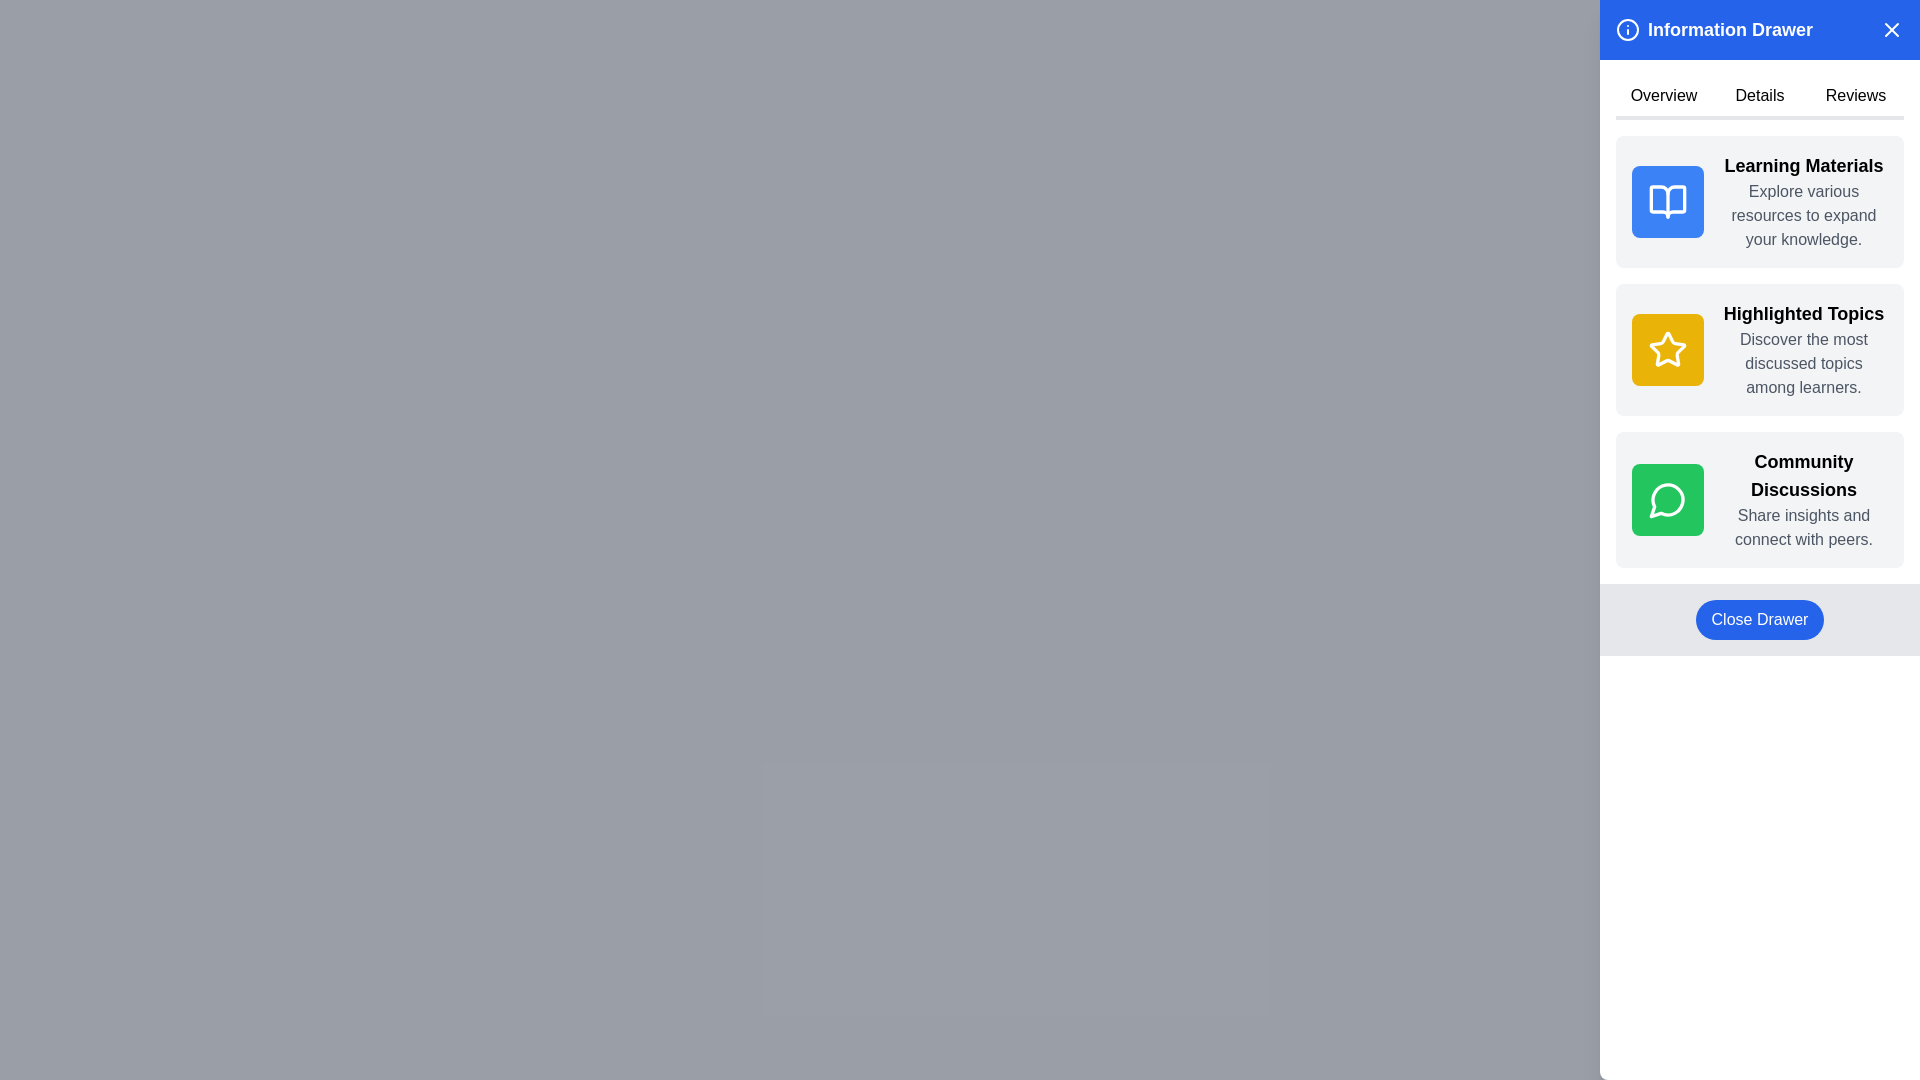 Image resolution: width=1920 pixels, height=1080 pixels. What do you see at coordinates (1627, 30) in the screenshot?
I see `the circular information icon with a blue background and white 'i' symbol, located at the top-left corner of the 'Information Drawer' section` at bounding box center [1627, 30].